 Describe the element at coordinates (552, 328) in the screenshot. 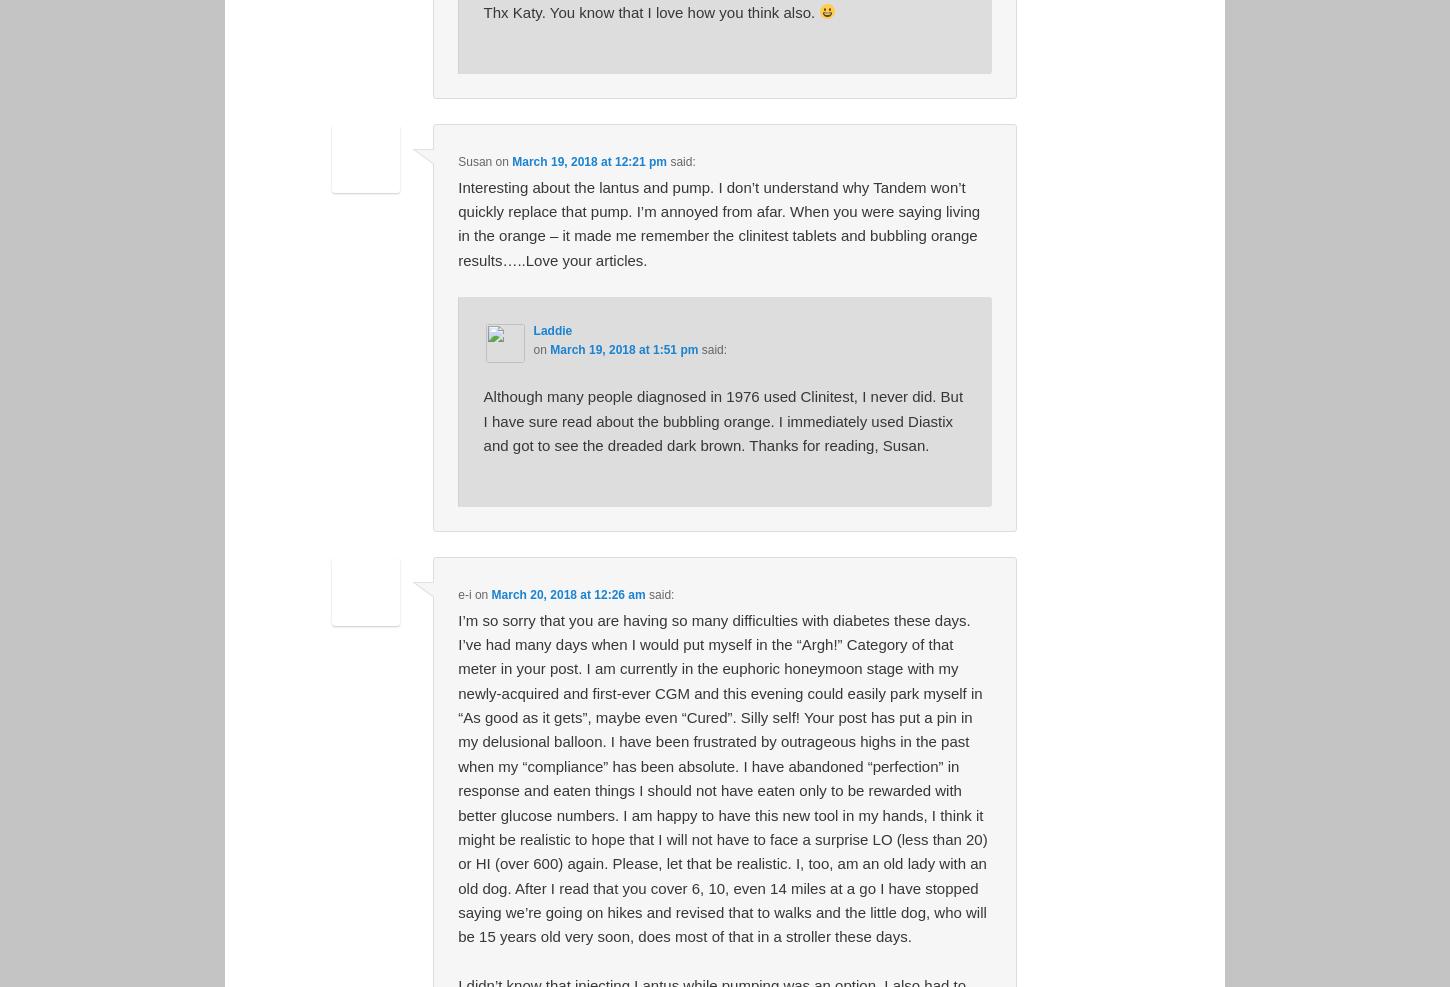

I see `'Laddie'` at that location.